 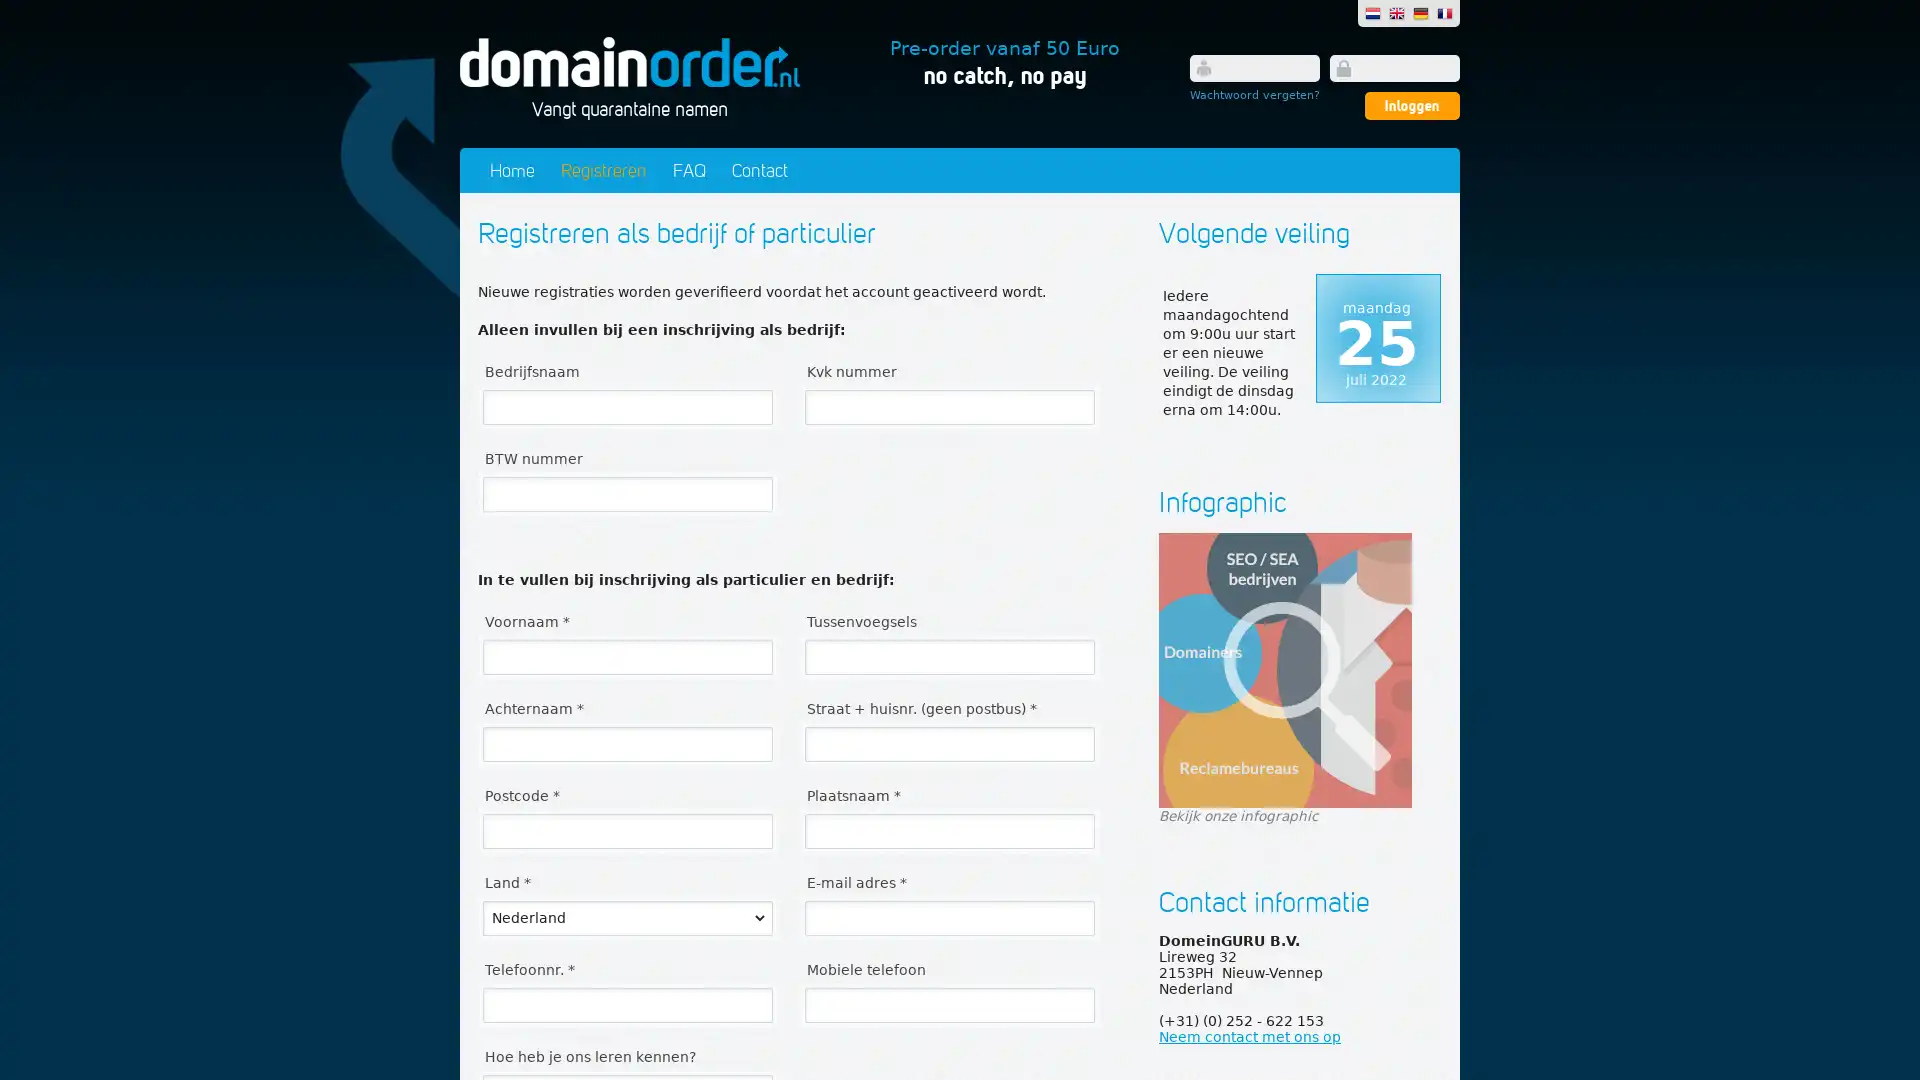 What do you see at coordinates (1411, 105) in the screenshot?
I see `Inloggen` at bounding box center [1411, 105].